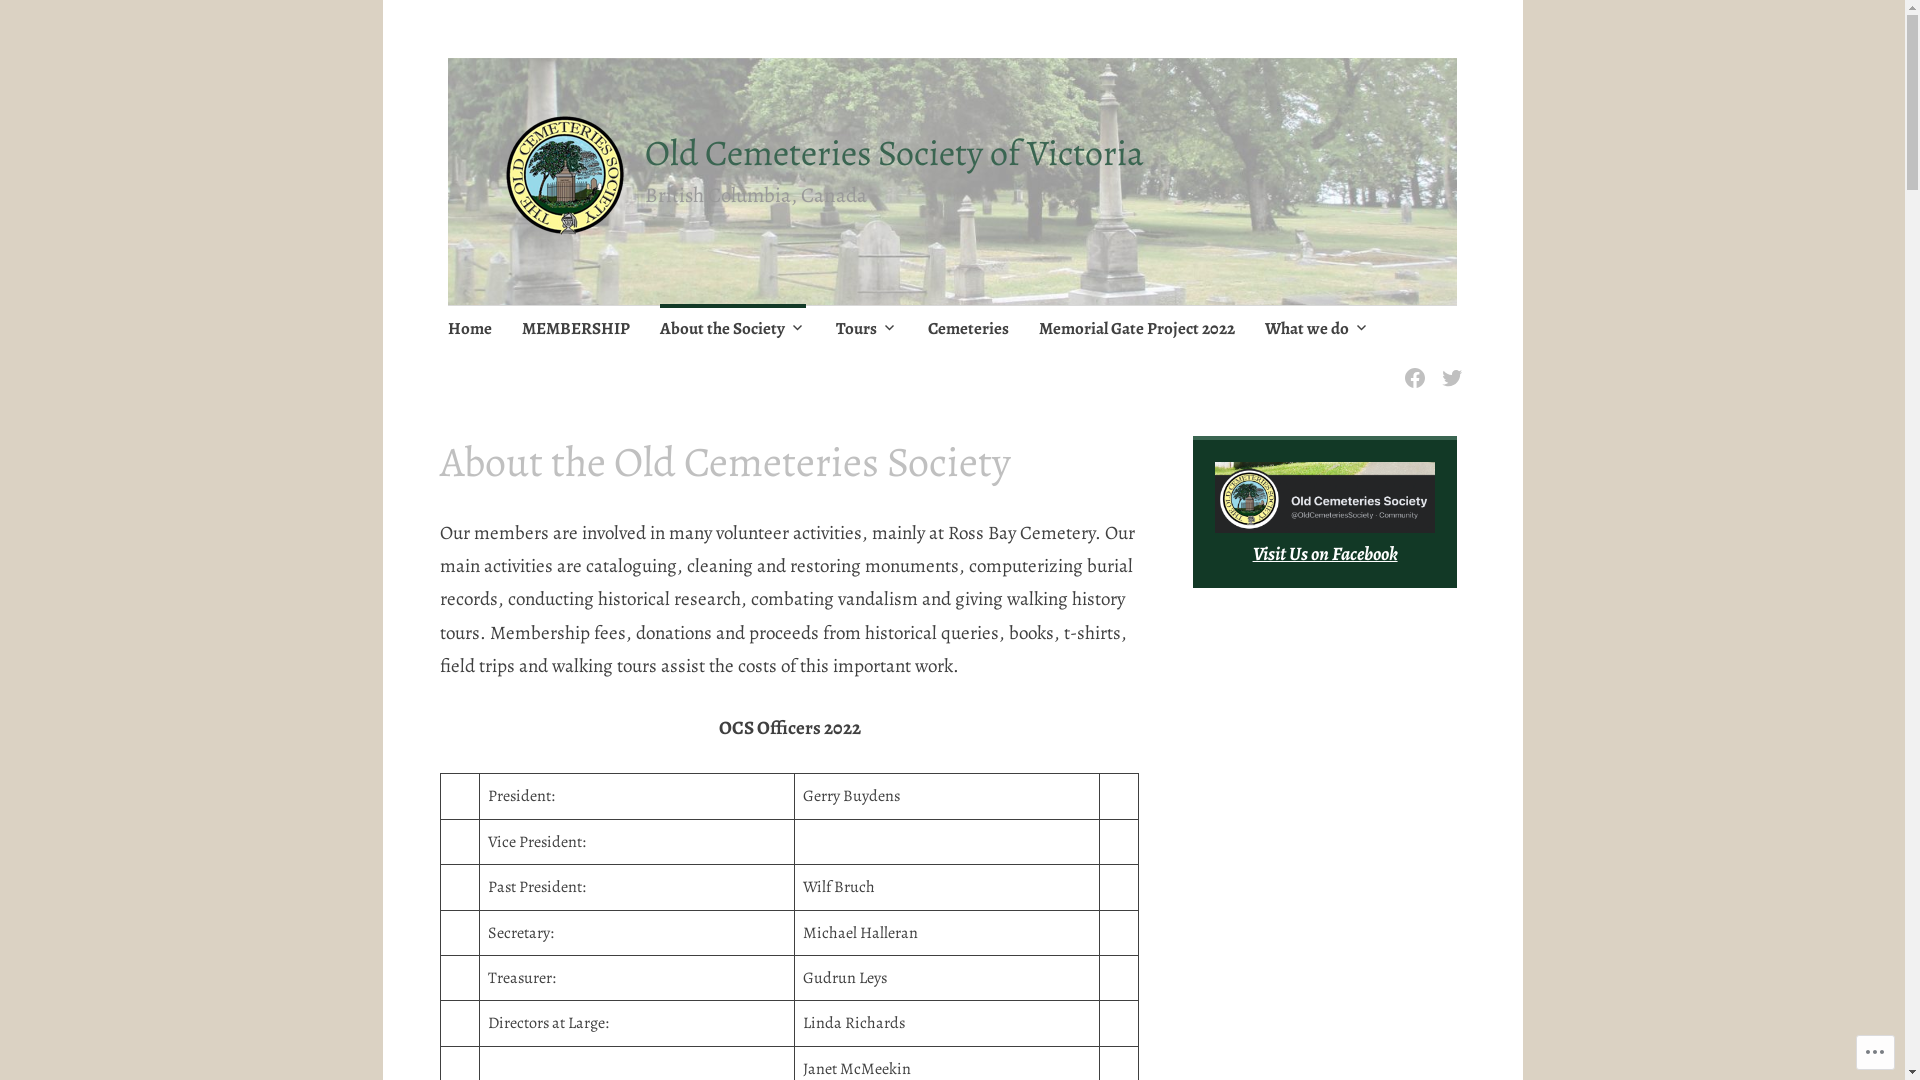  Describe the element at coordinates (575, 329) in the screenshot. I see `'MEMBERSHIP'` at that location.